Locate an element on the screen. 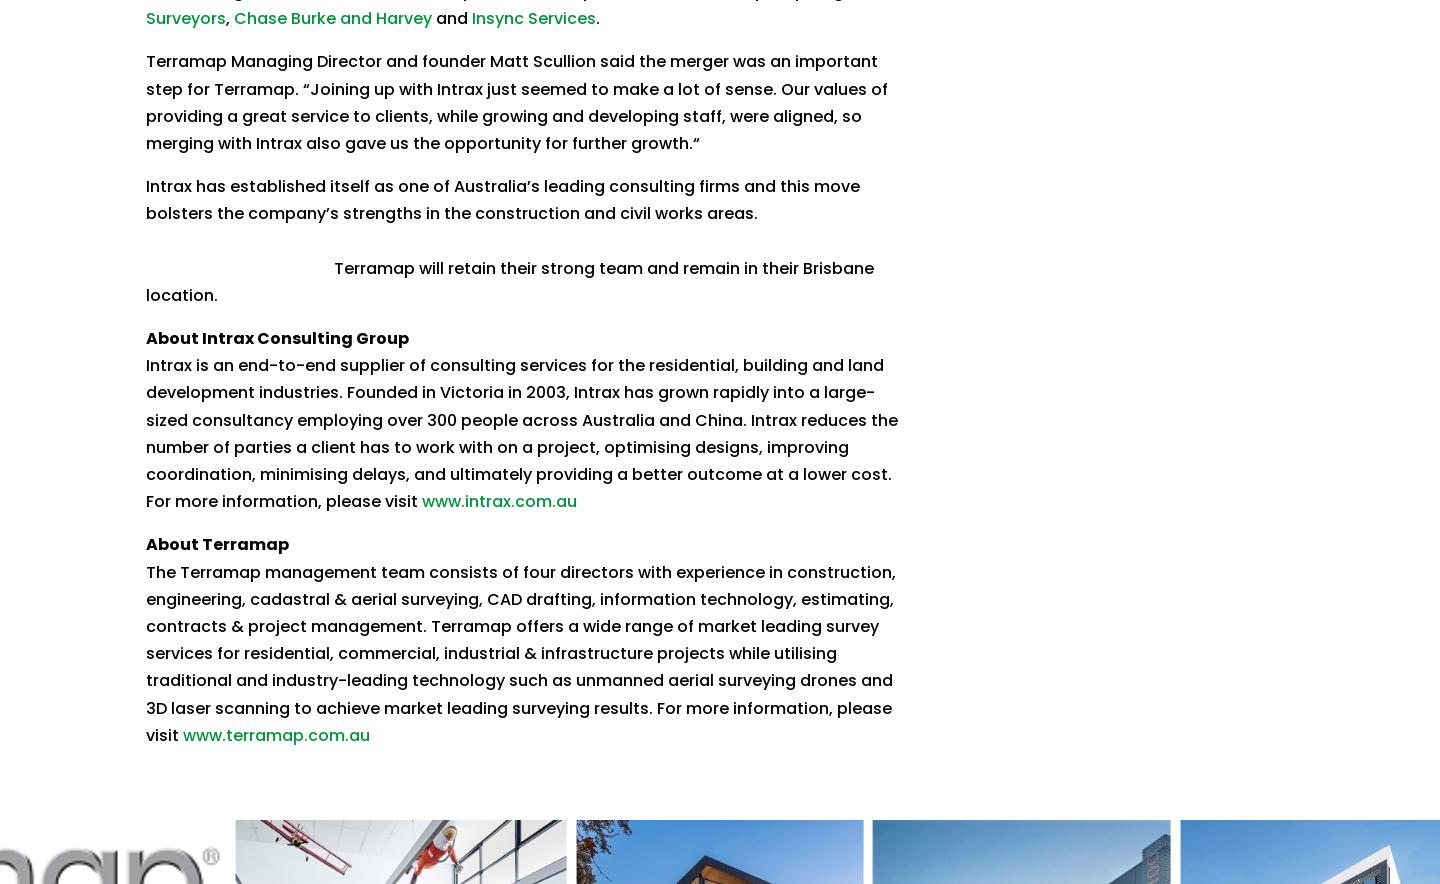 This screenshot has height=884, width=1440. 'Insync Services' is located at coordinates (531, 18).